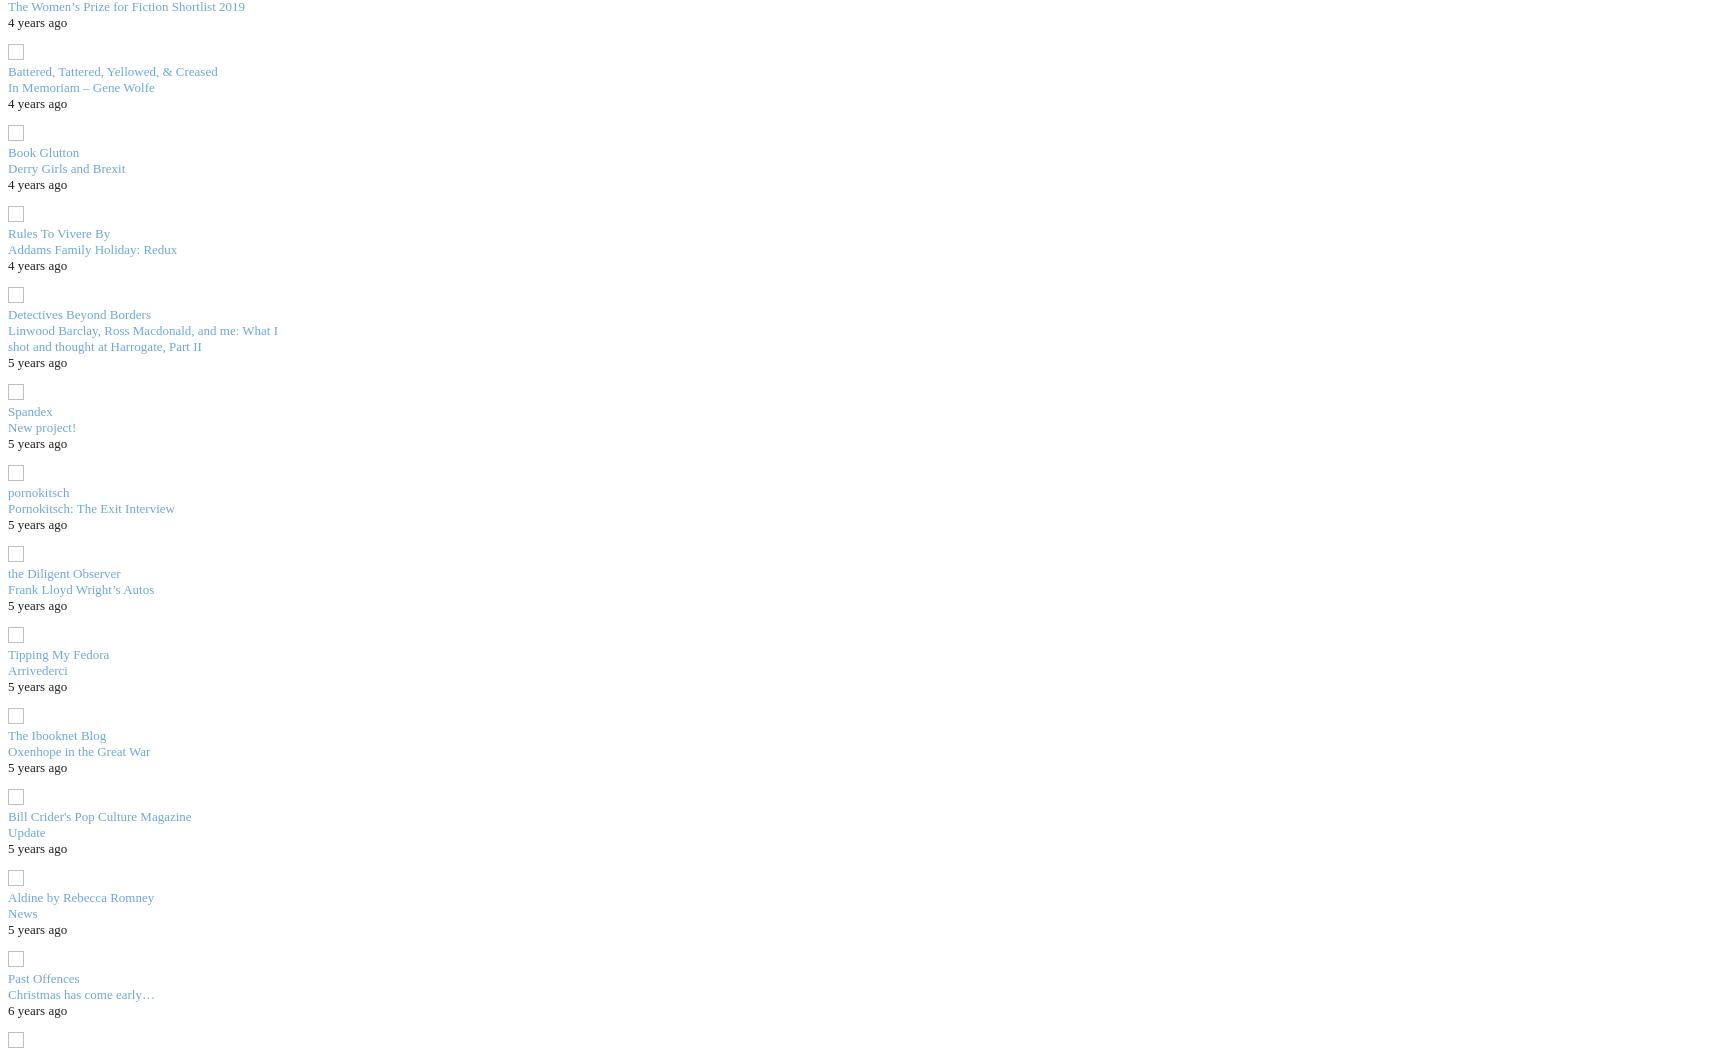 The height and width of the screenshot is (1051, 1711). What do you see at coordinates (79, 993) in the screenshot?
I see `'Christmas has come early…'` at bounding box center [79, 993].